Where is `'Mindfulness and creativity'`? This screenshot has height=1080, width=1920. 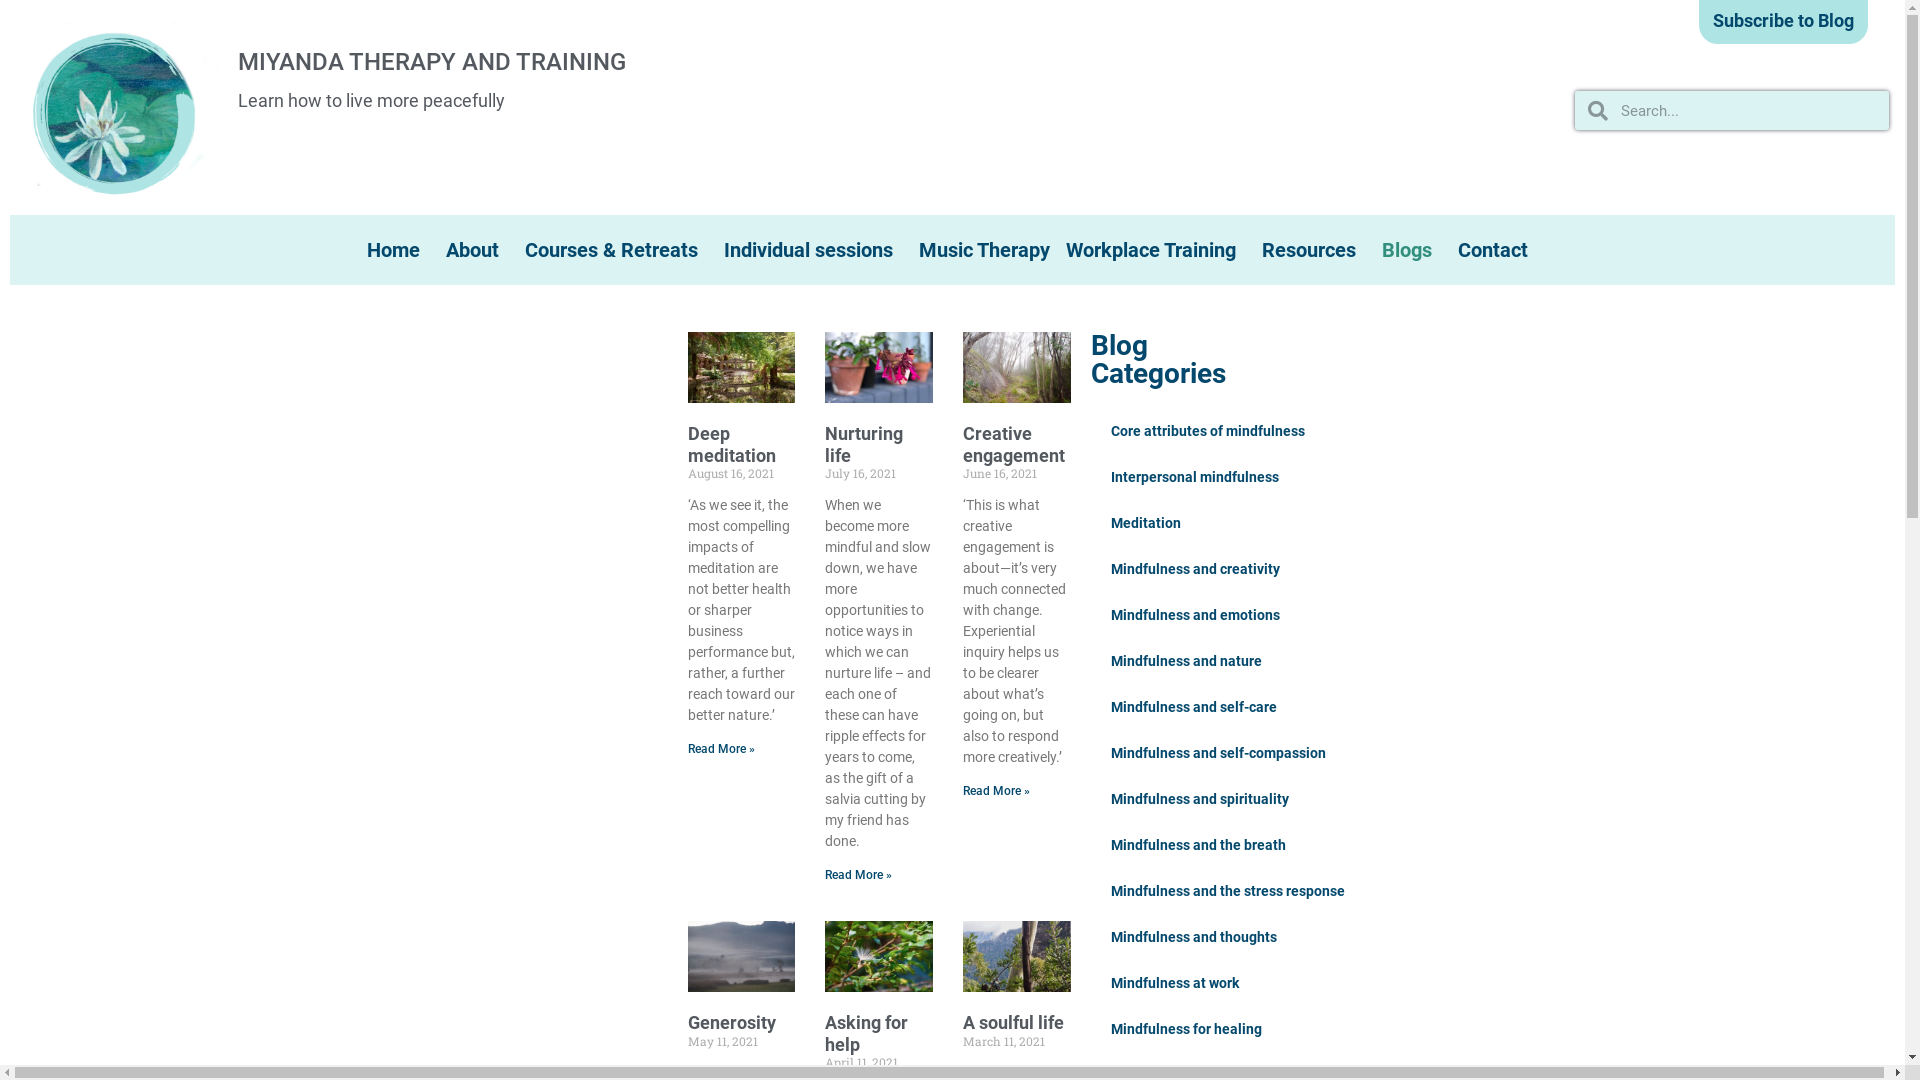
'Mindfulness and creativity' is located at coordinates (1089, 569).